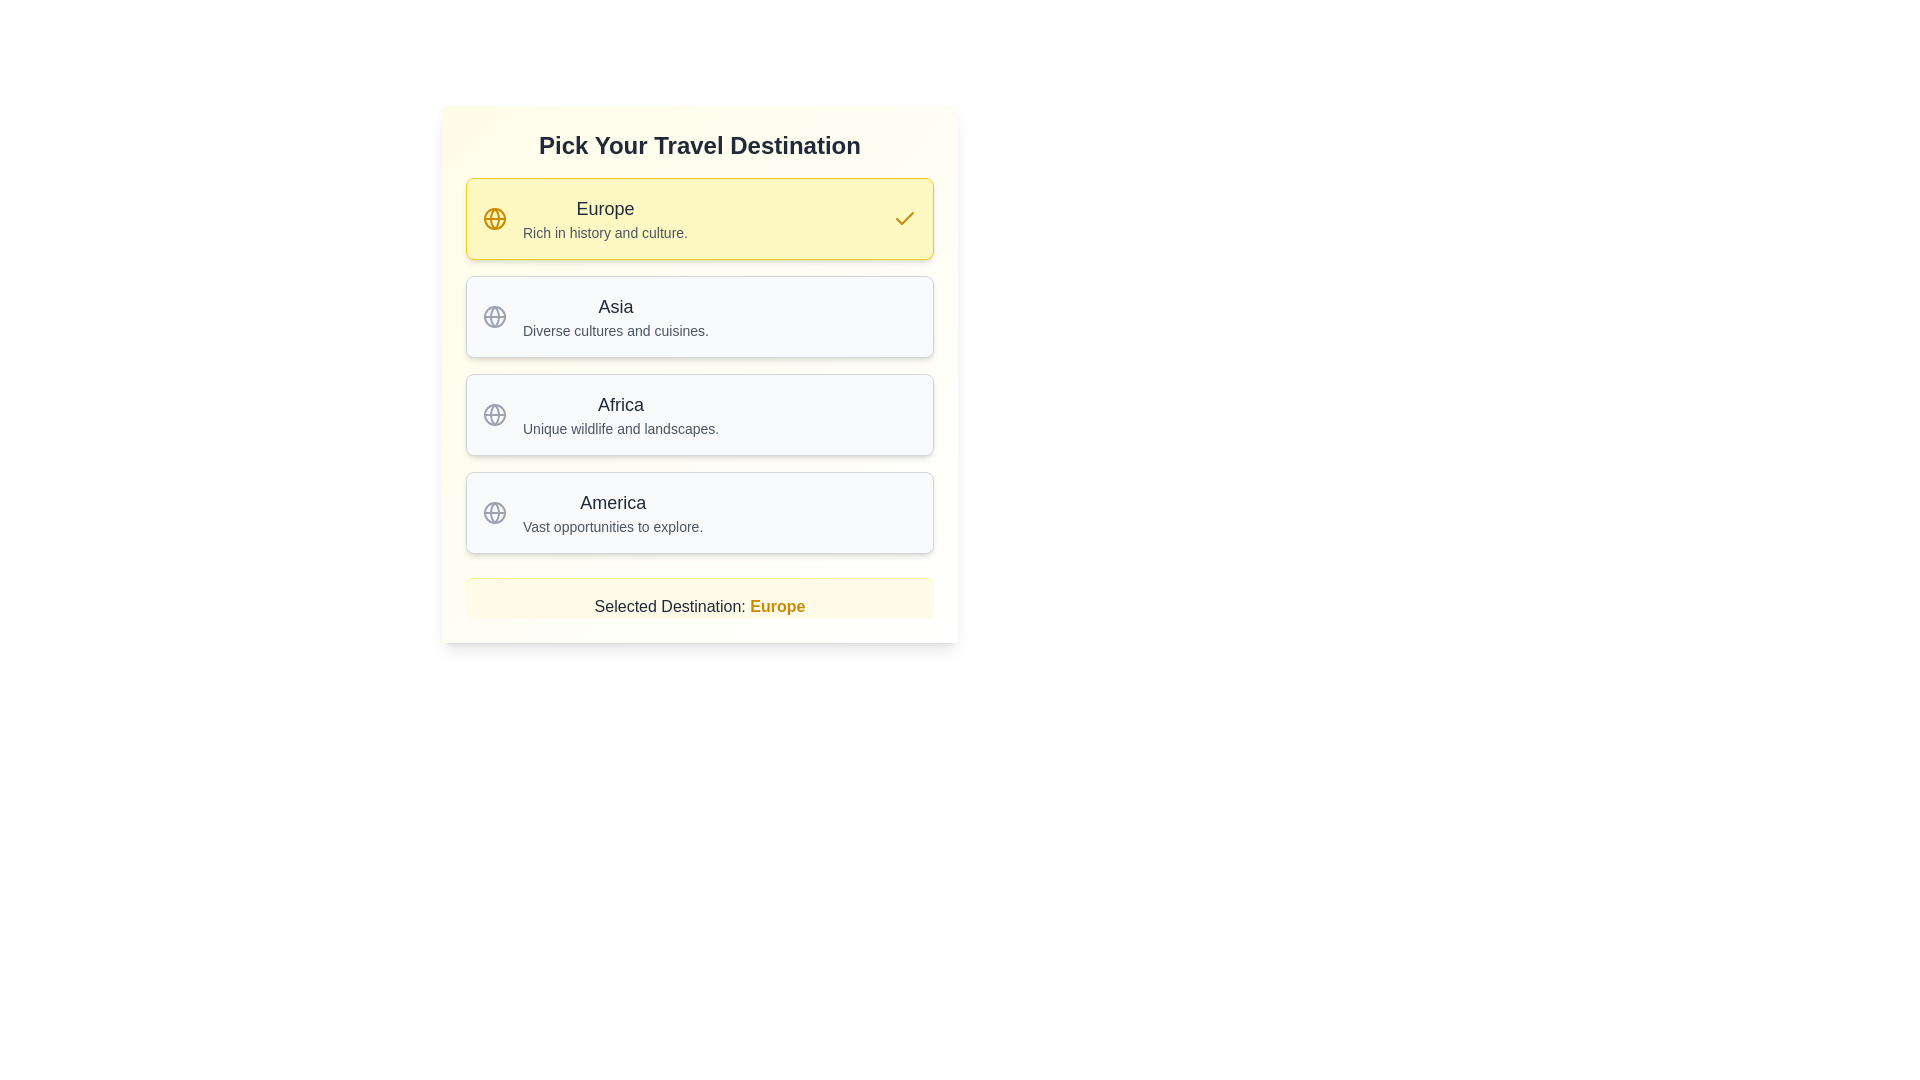 The image size is (1920, 1080). Describe the element at coordinates (494, 315) in the screenshot. I see `the appearance of the globe icon located to the immediate left of the text label for the list item 'Asia' in the vertical menu layout` at that location.